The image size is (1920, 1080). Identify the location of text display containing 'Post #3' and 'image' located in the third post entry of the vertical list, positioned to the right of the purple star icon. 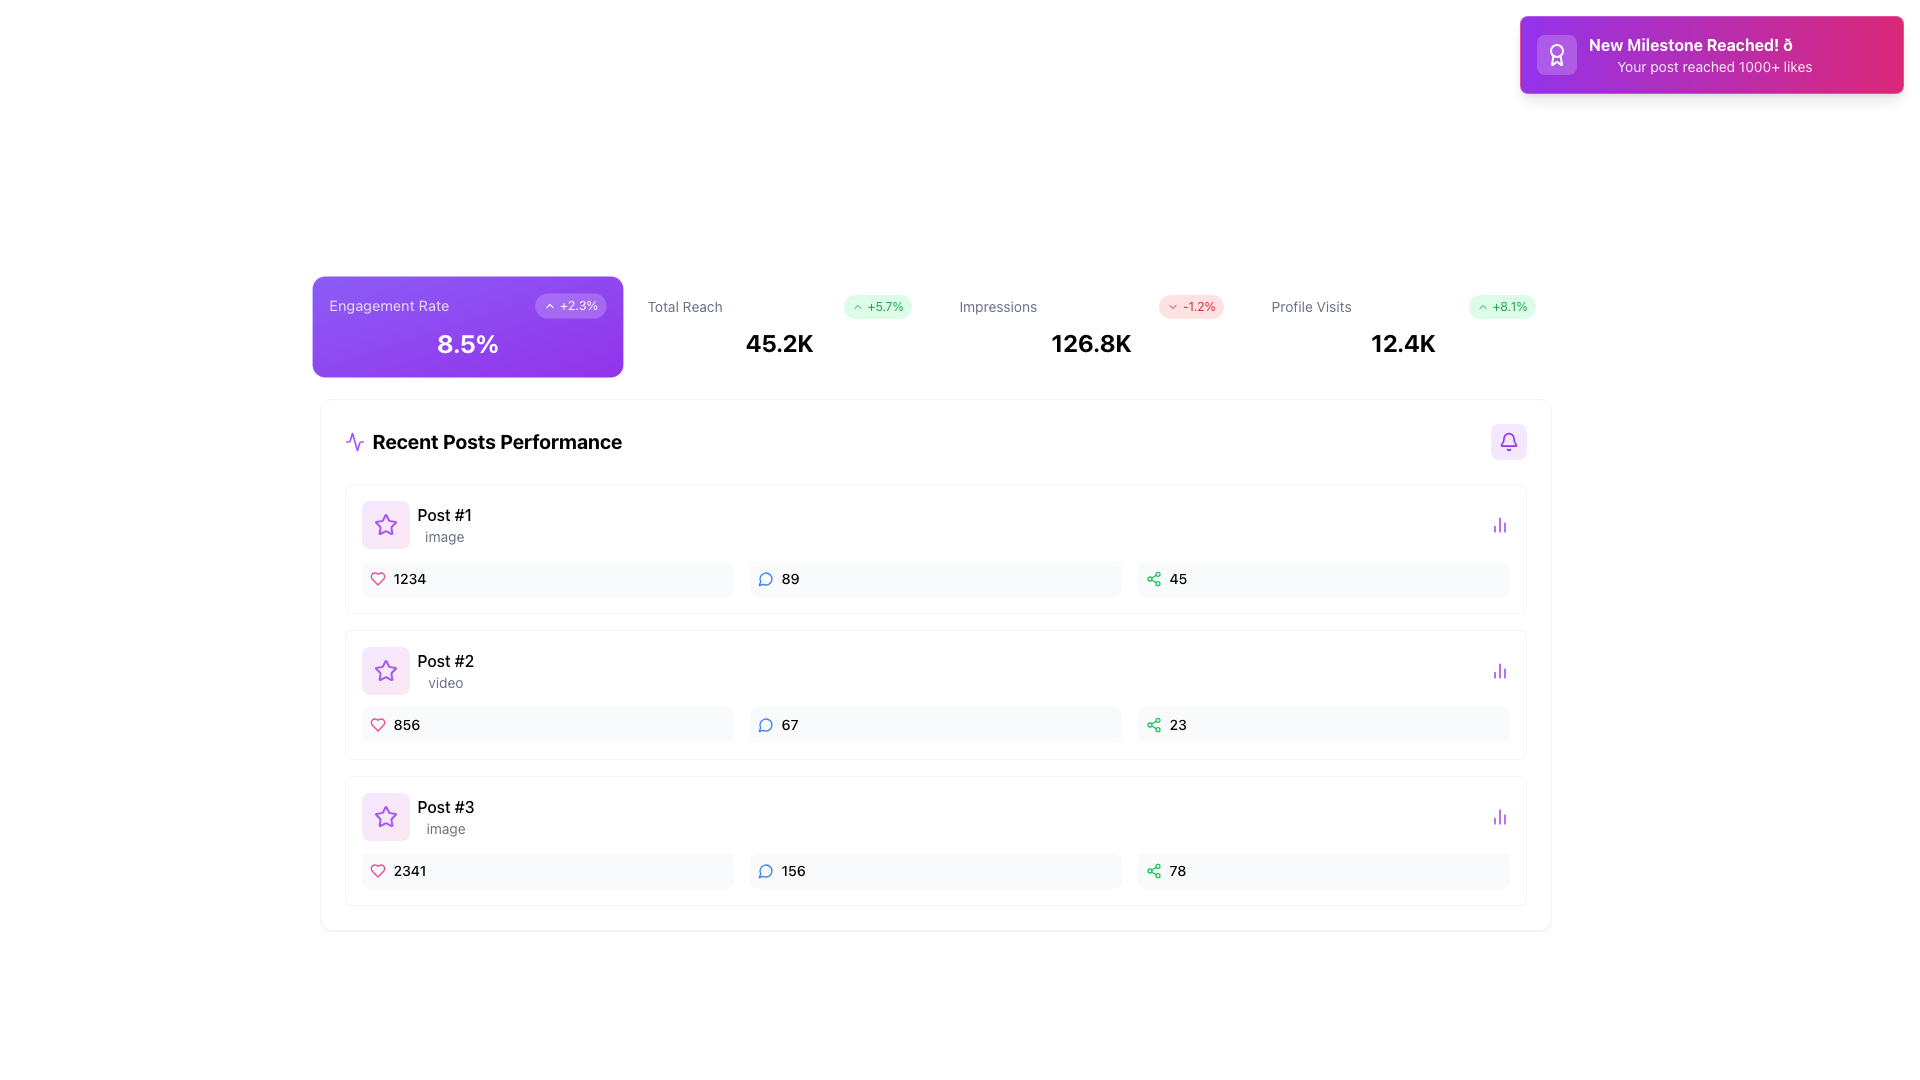
(445, 817).